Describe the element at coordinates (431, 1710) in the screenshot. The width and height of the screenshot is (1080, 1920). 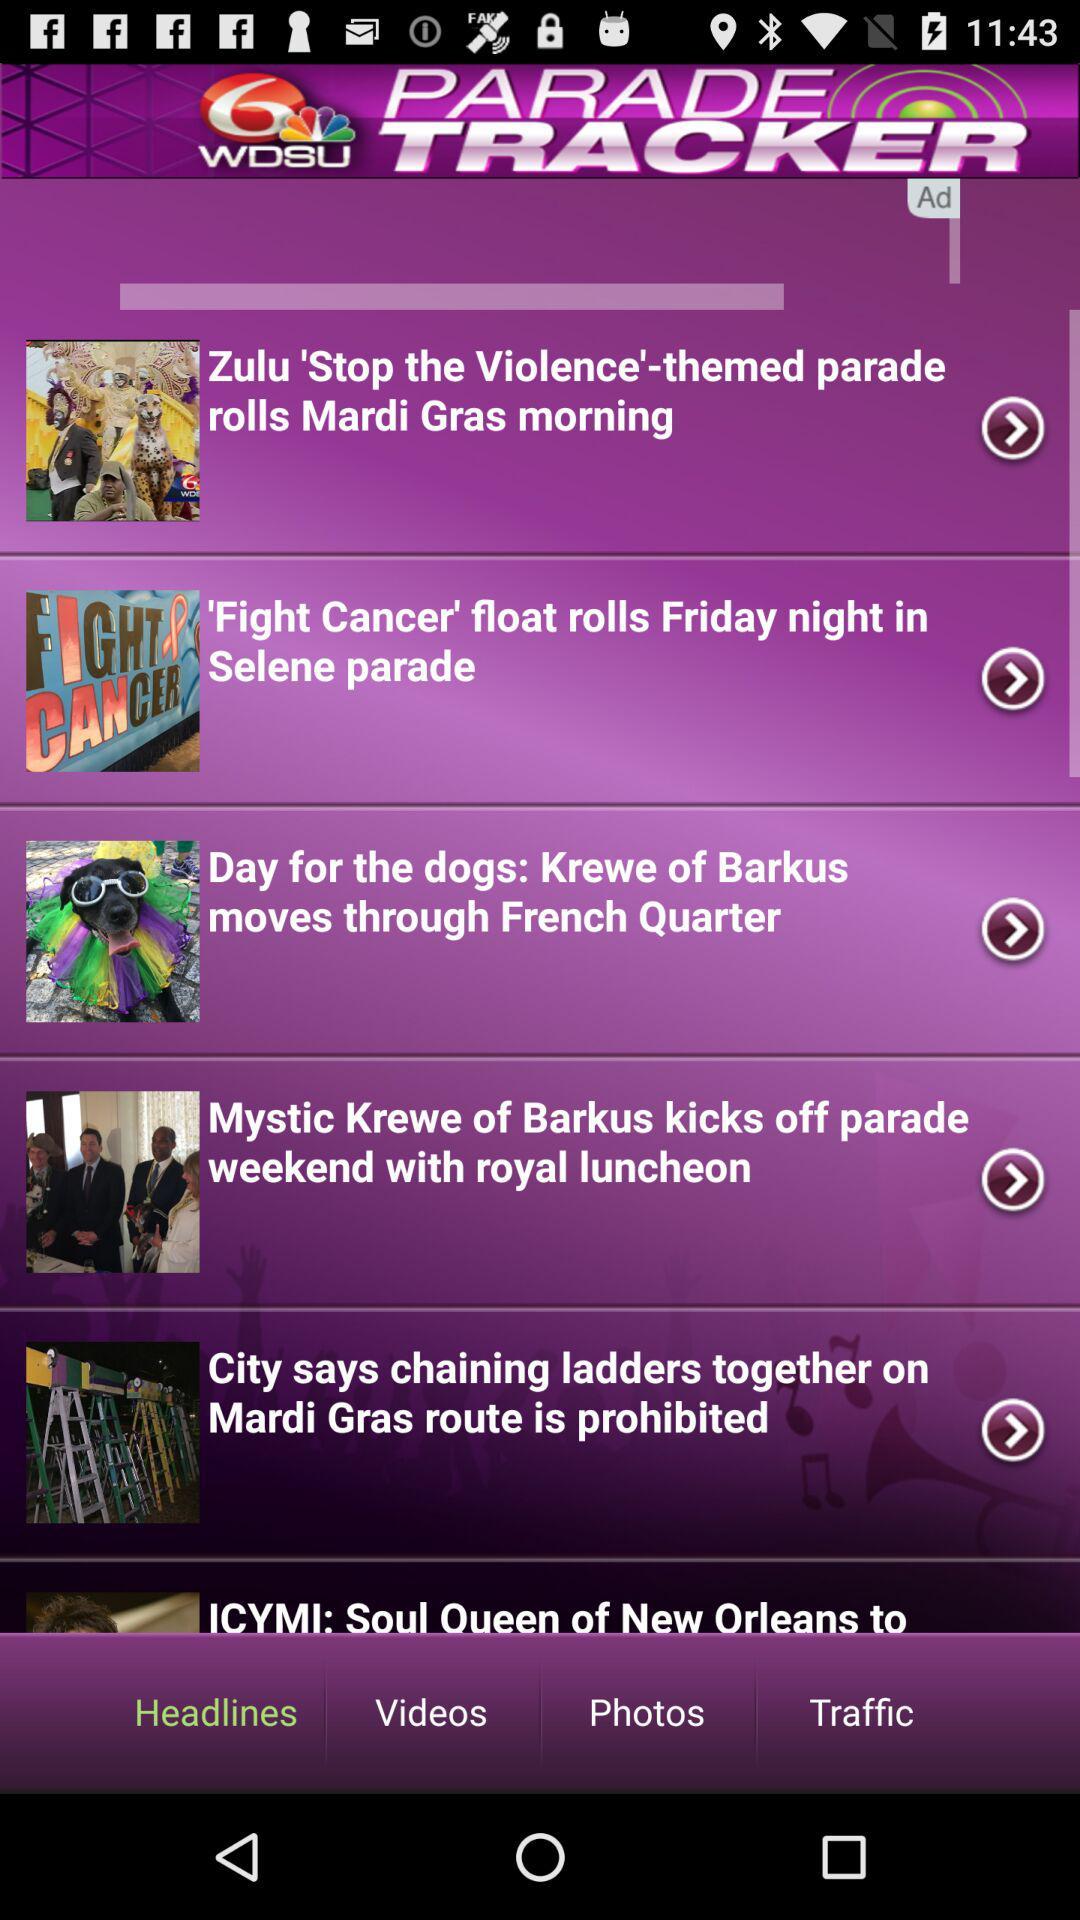
I see `the videos which is above the navigation bar` at that location.